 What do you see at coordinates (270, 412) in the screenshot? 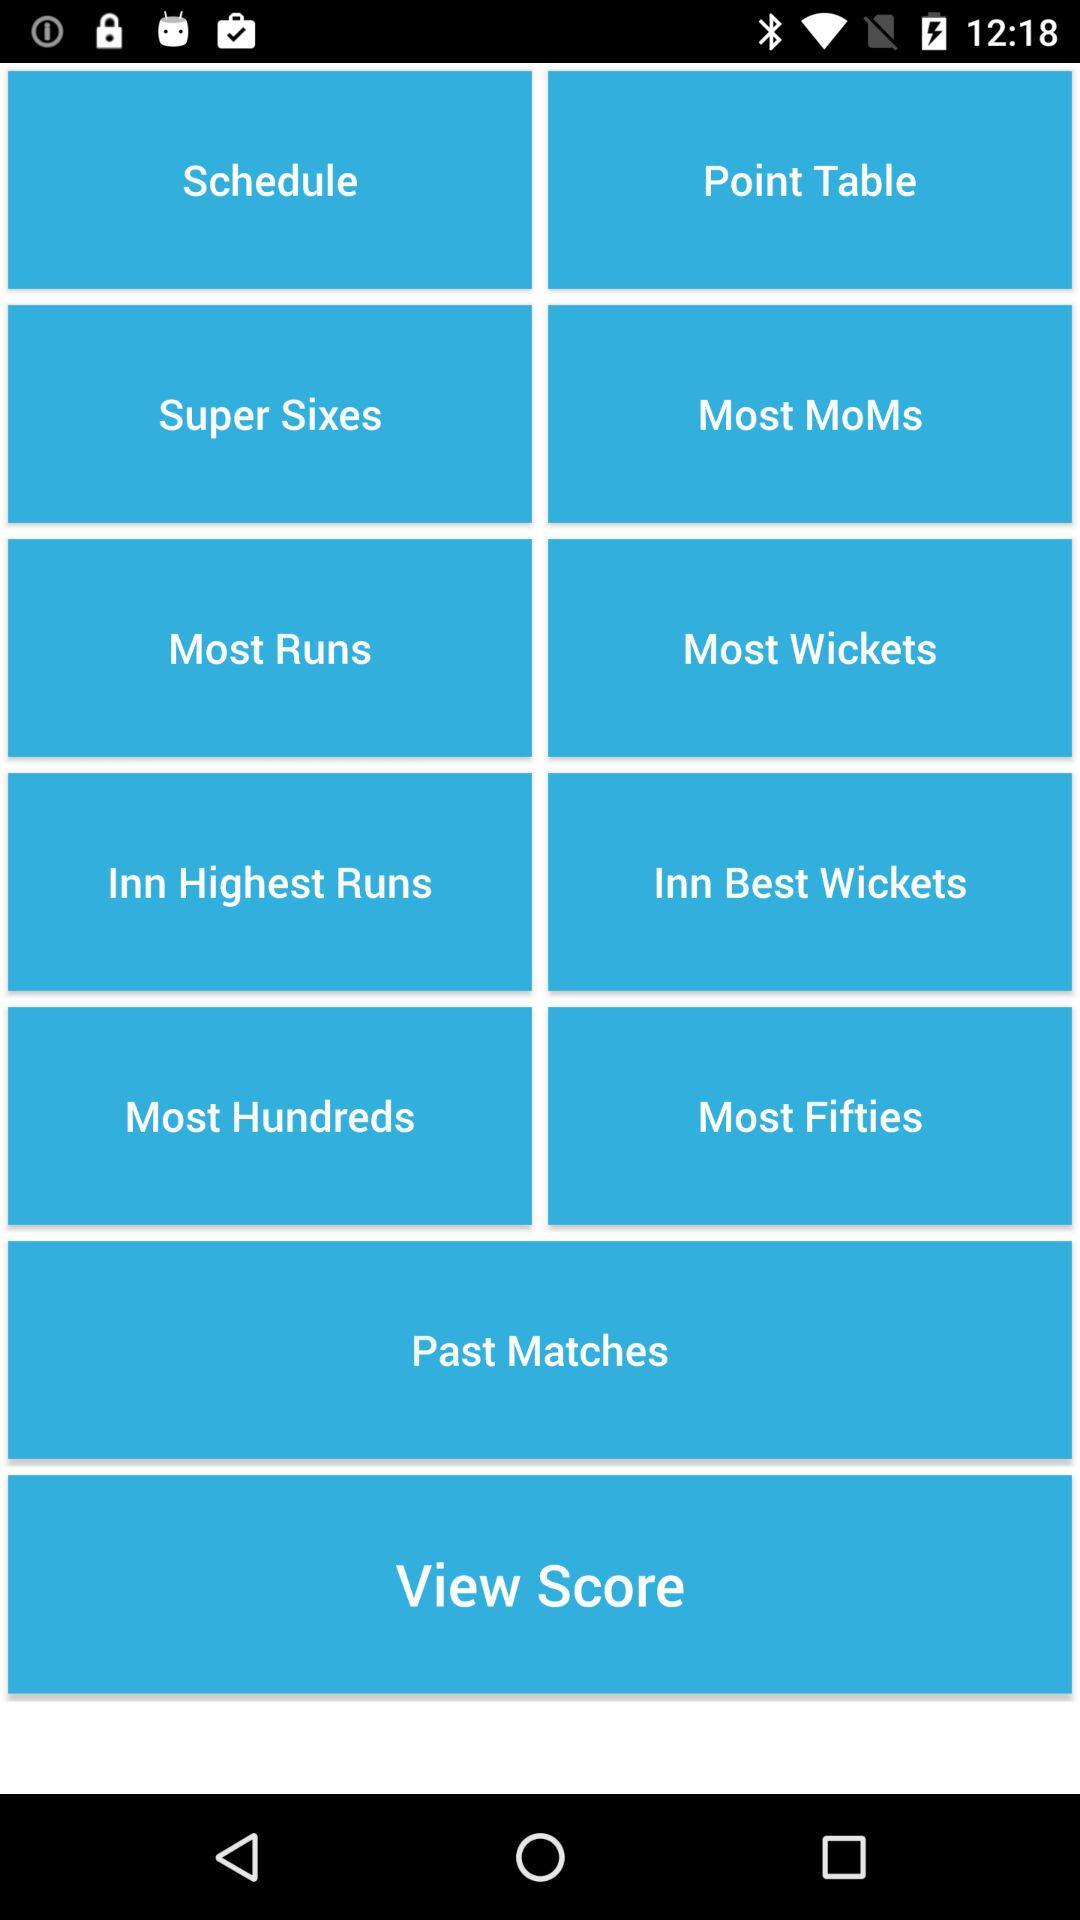
I see `item above the most runs item` at bounding box center [270, 412].